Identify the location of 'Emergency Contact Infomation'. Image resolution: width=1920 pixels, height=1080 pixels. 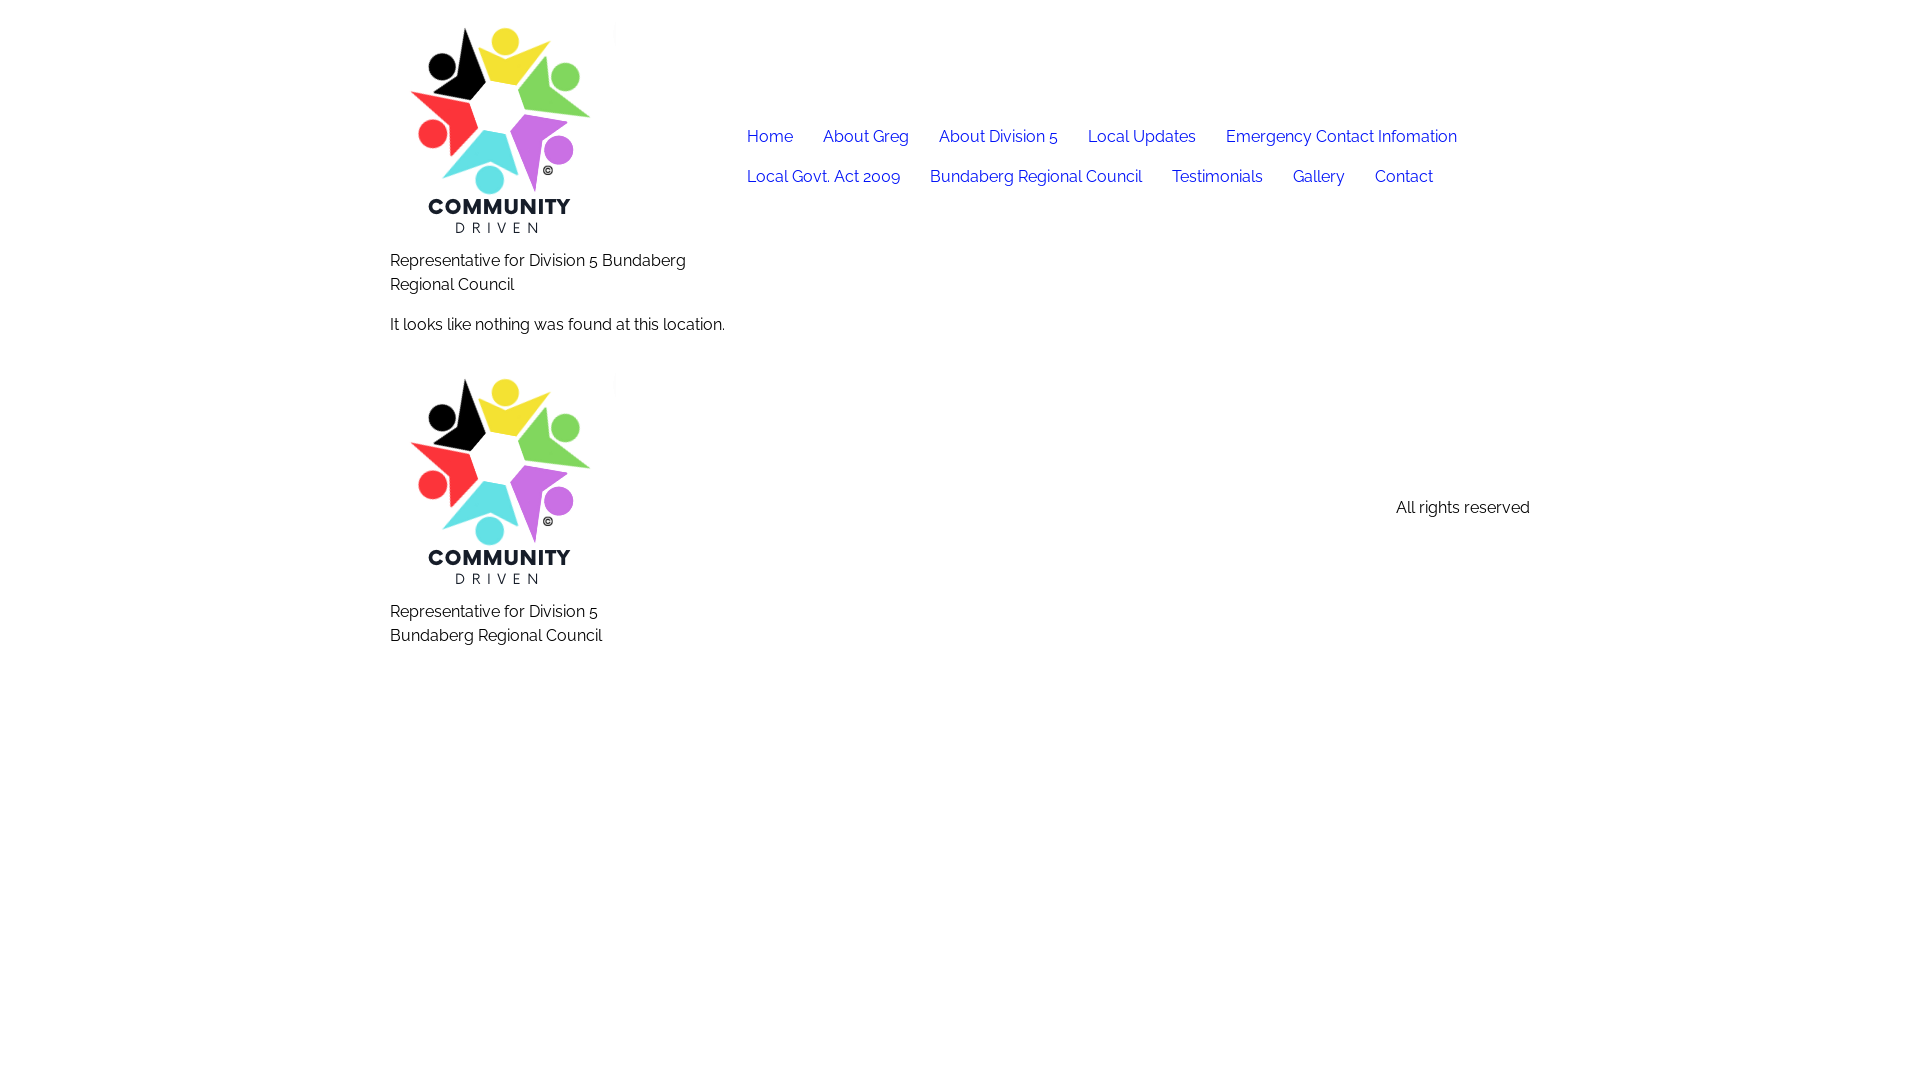
(1341, 135).